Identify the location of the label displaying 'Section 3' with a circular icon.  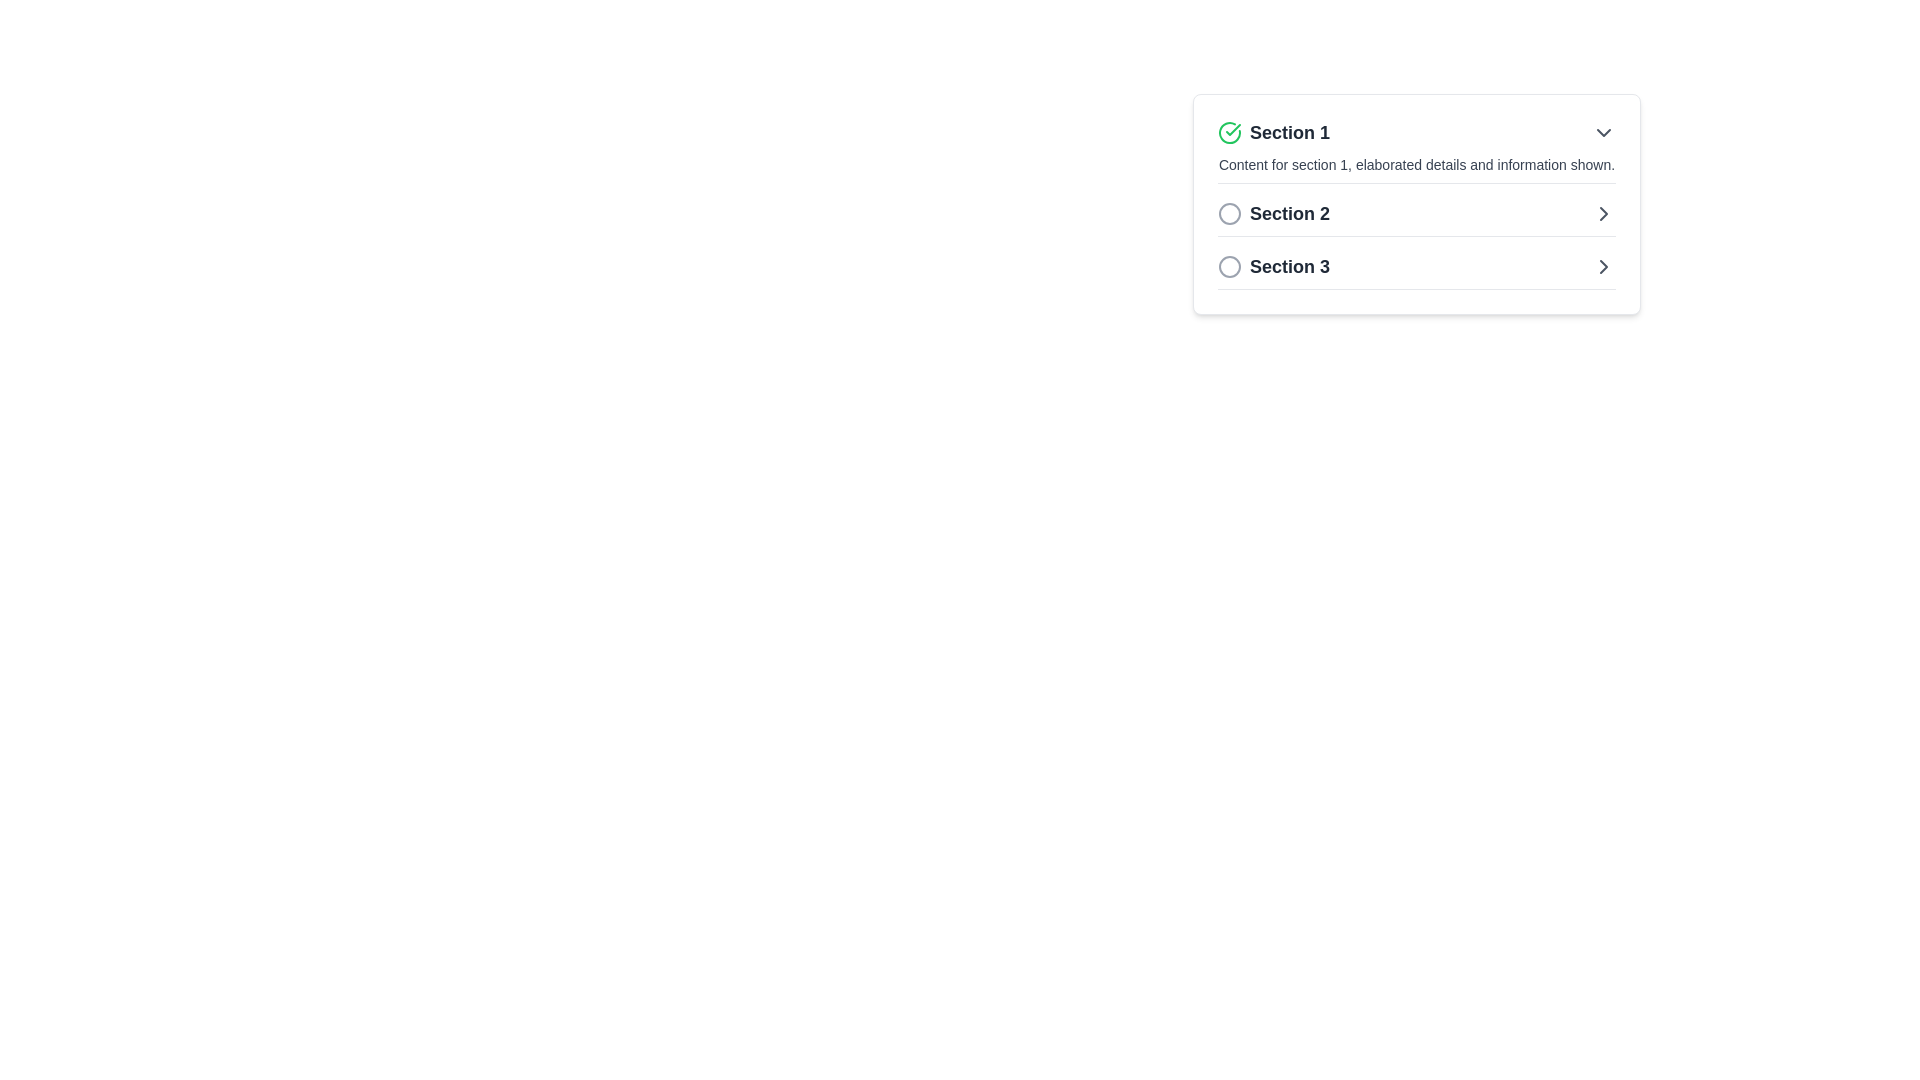
(1273, 265).